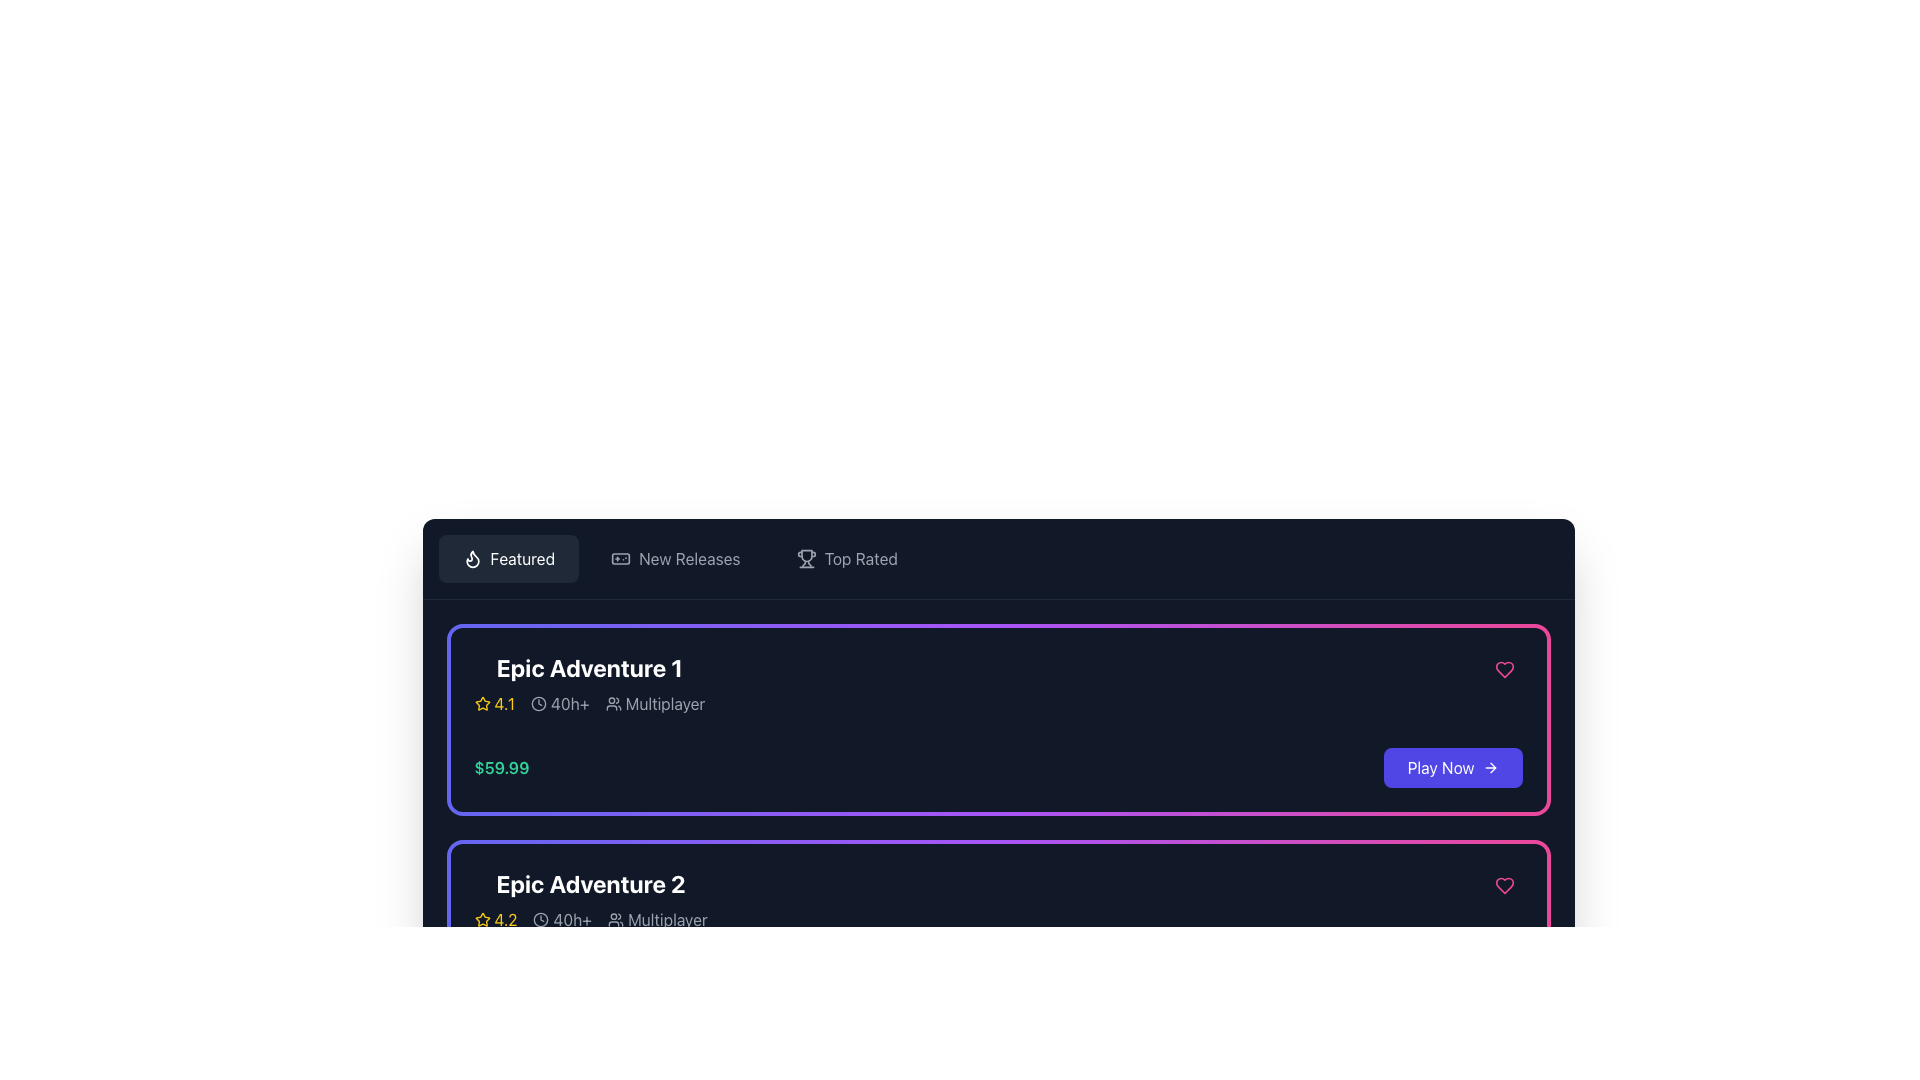  I want to click on the circular clock icon located to the left of the text '40h+' beneath the title 'Epic Adventure 1' in the card layout, so click(538, 703).